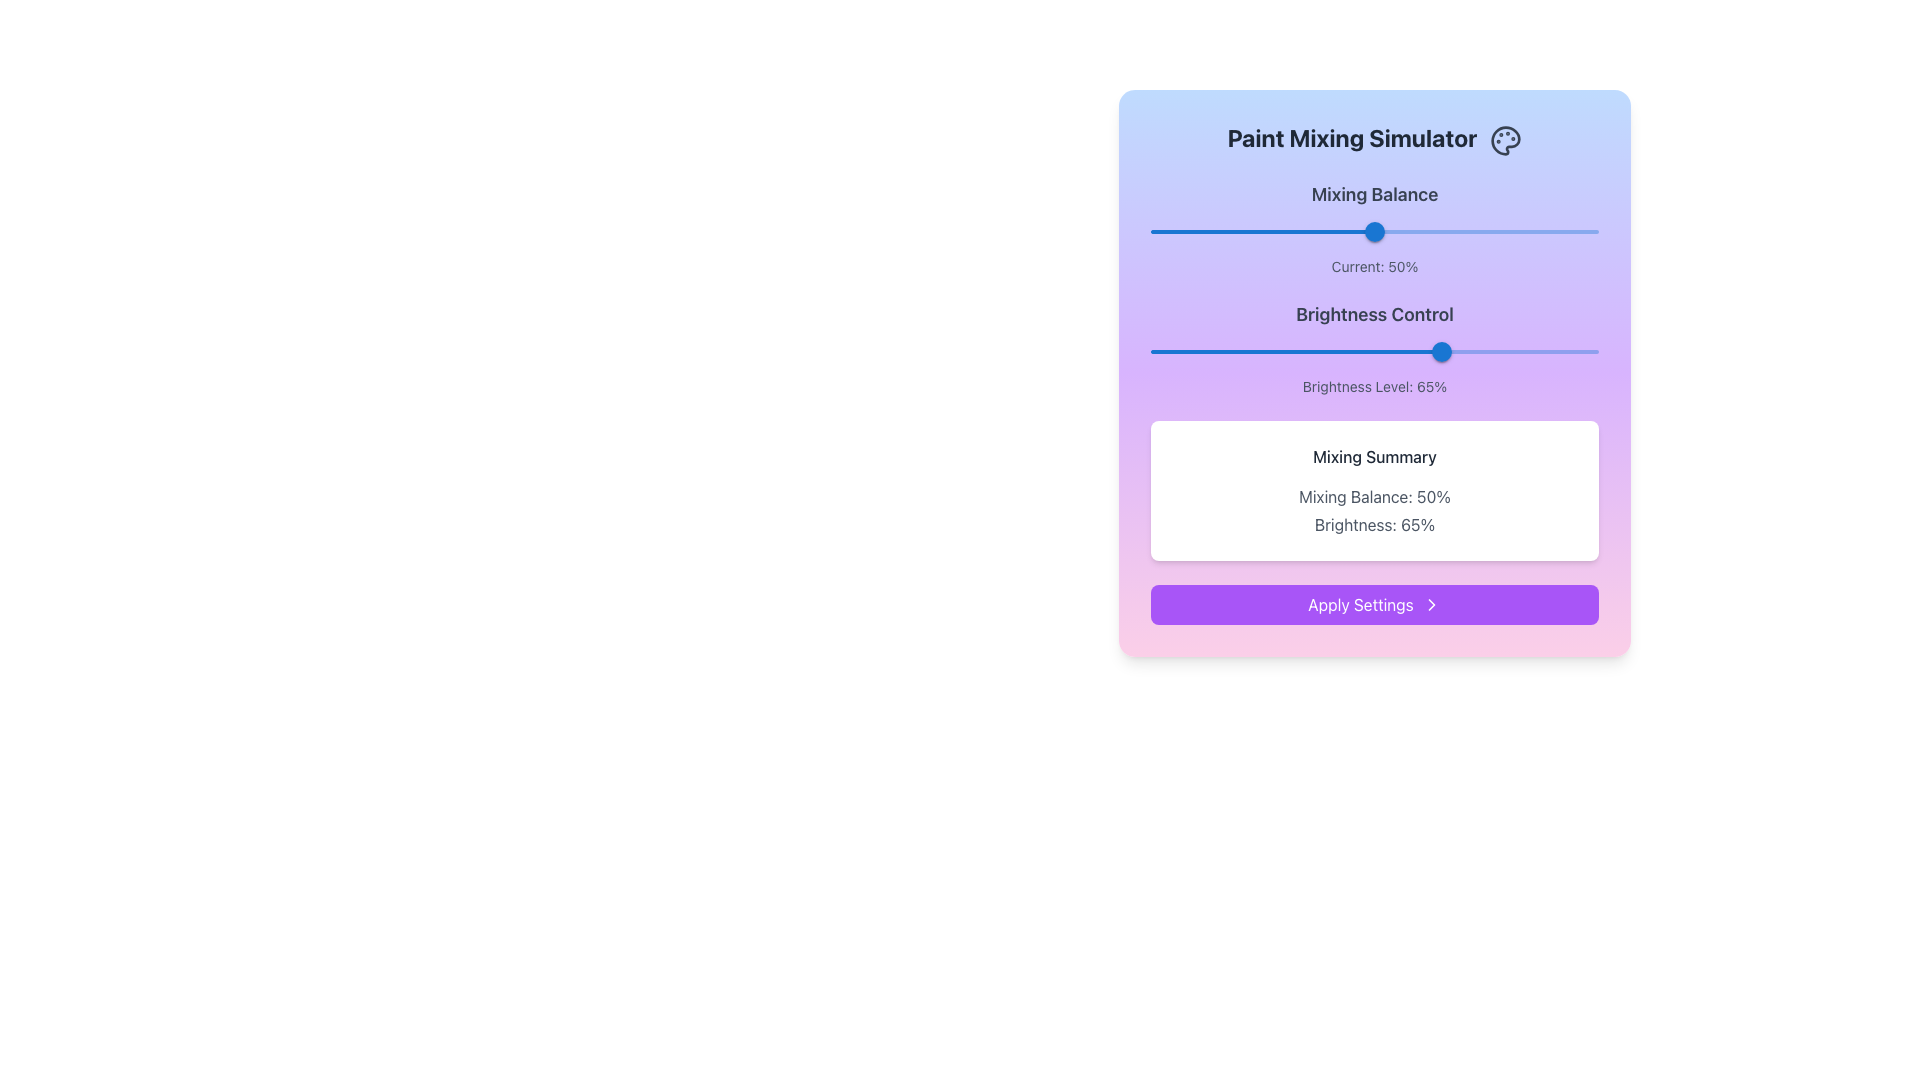  I want to click on the thumb of the slider labeled 'Current: 50%' under the 'Mixing Balance' section, so click(1373, 227).